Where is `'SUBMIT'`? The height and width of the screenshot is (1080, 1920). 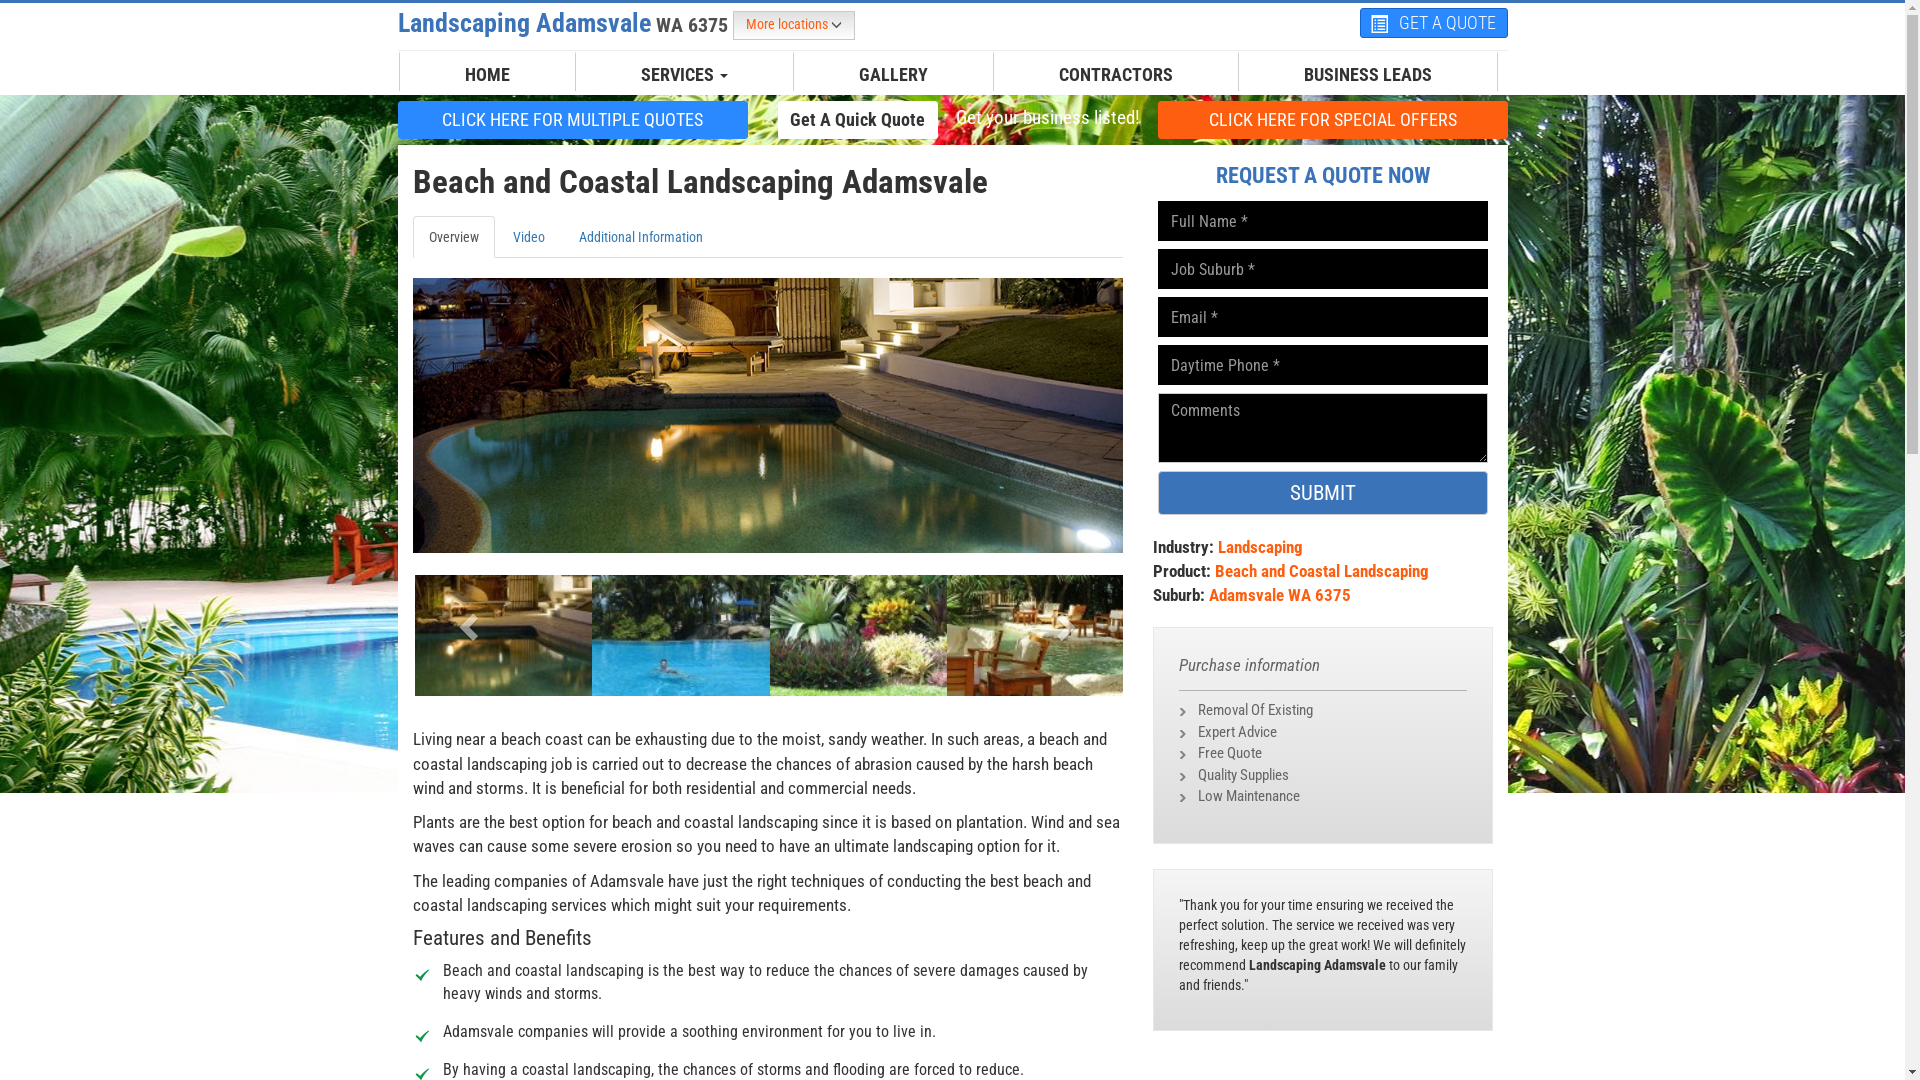 'SUBMIT' is located at coordinates (1323, 493).